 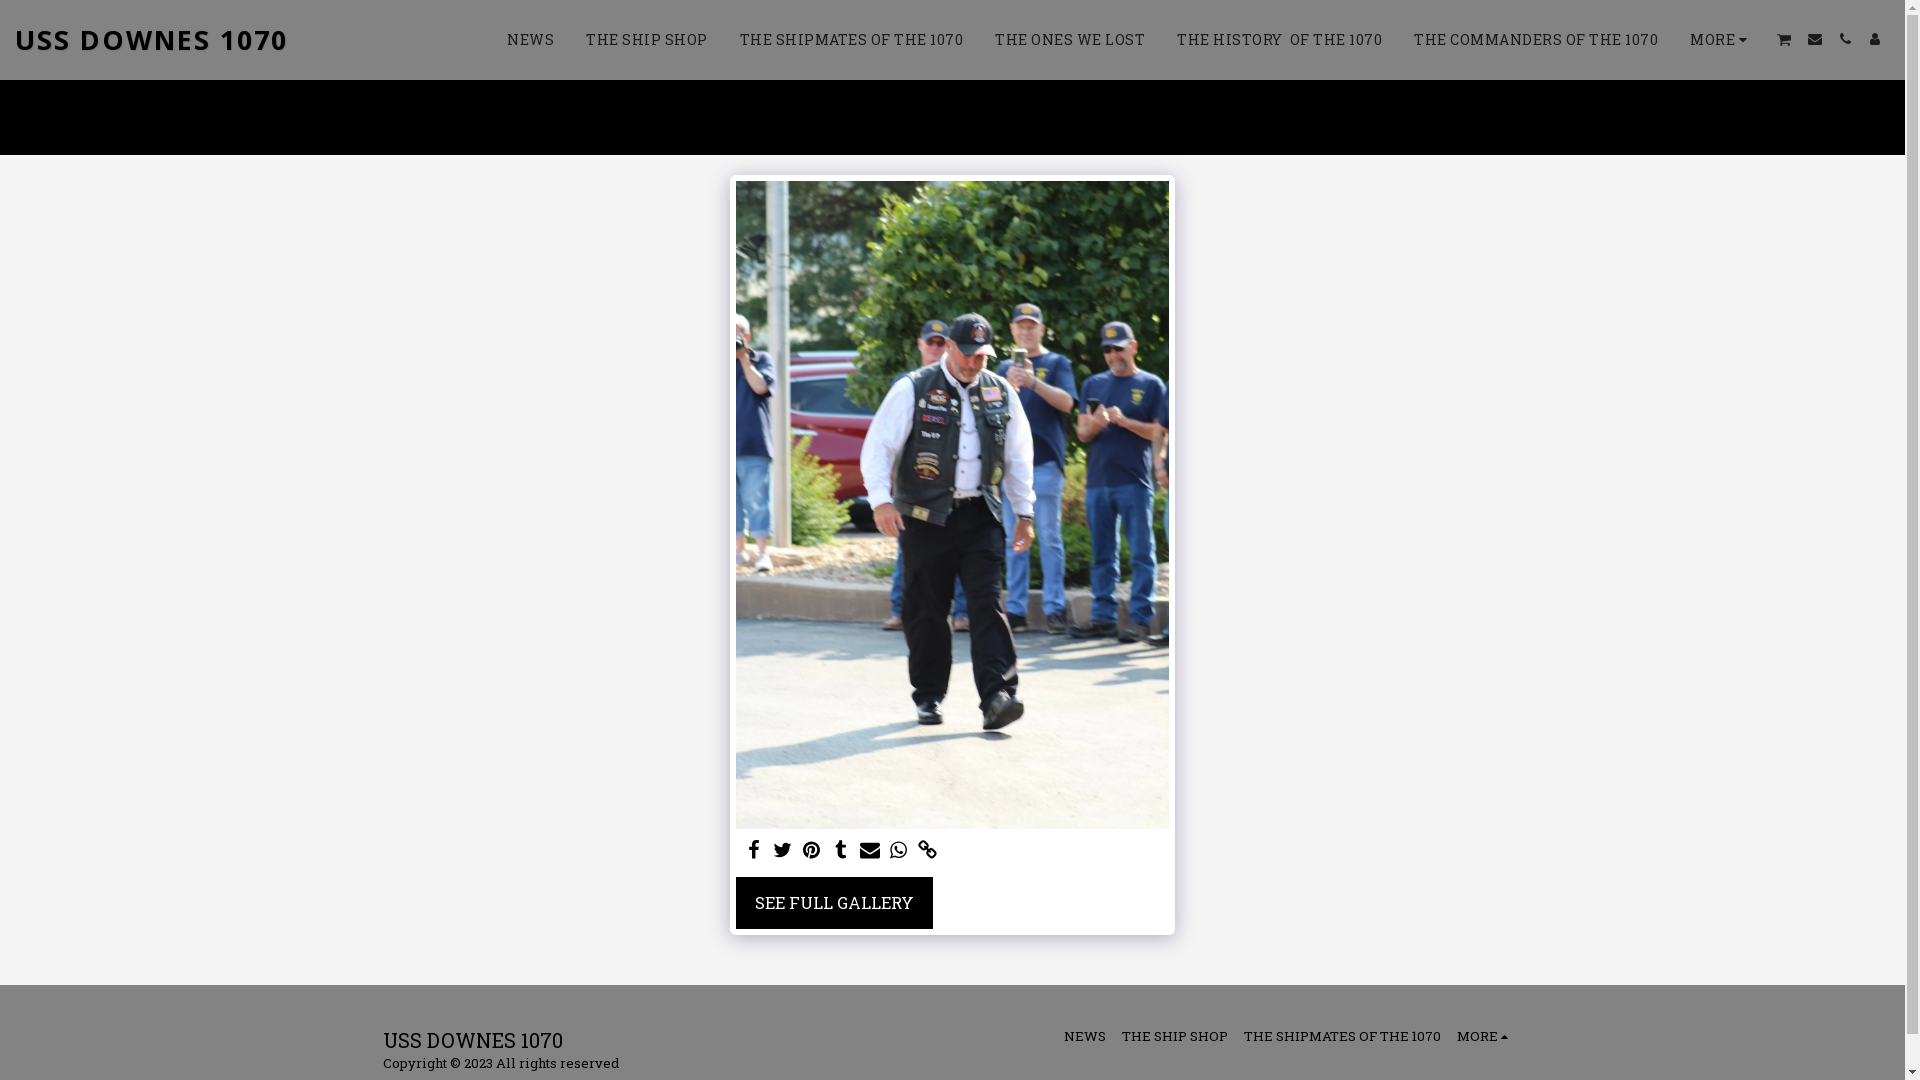 What do you see at coordinates (782, 851) in the screenshot?
I see `'Tweet'` at bounding box center [782, 851].